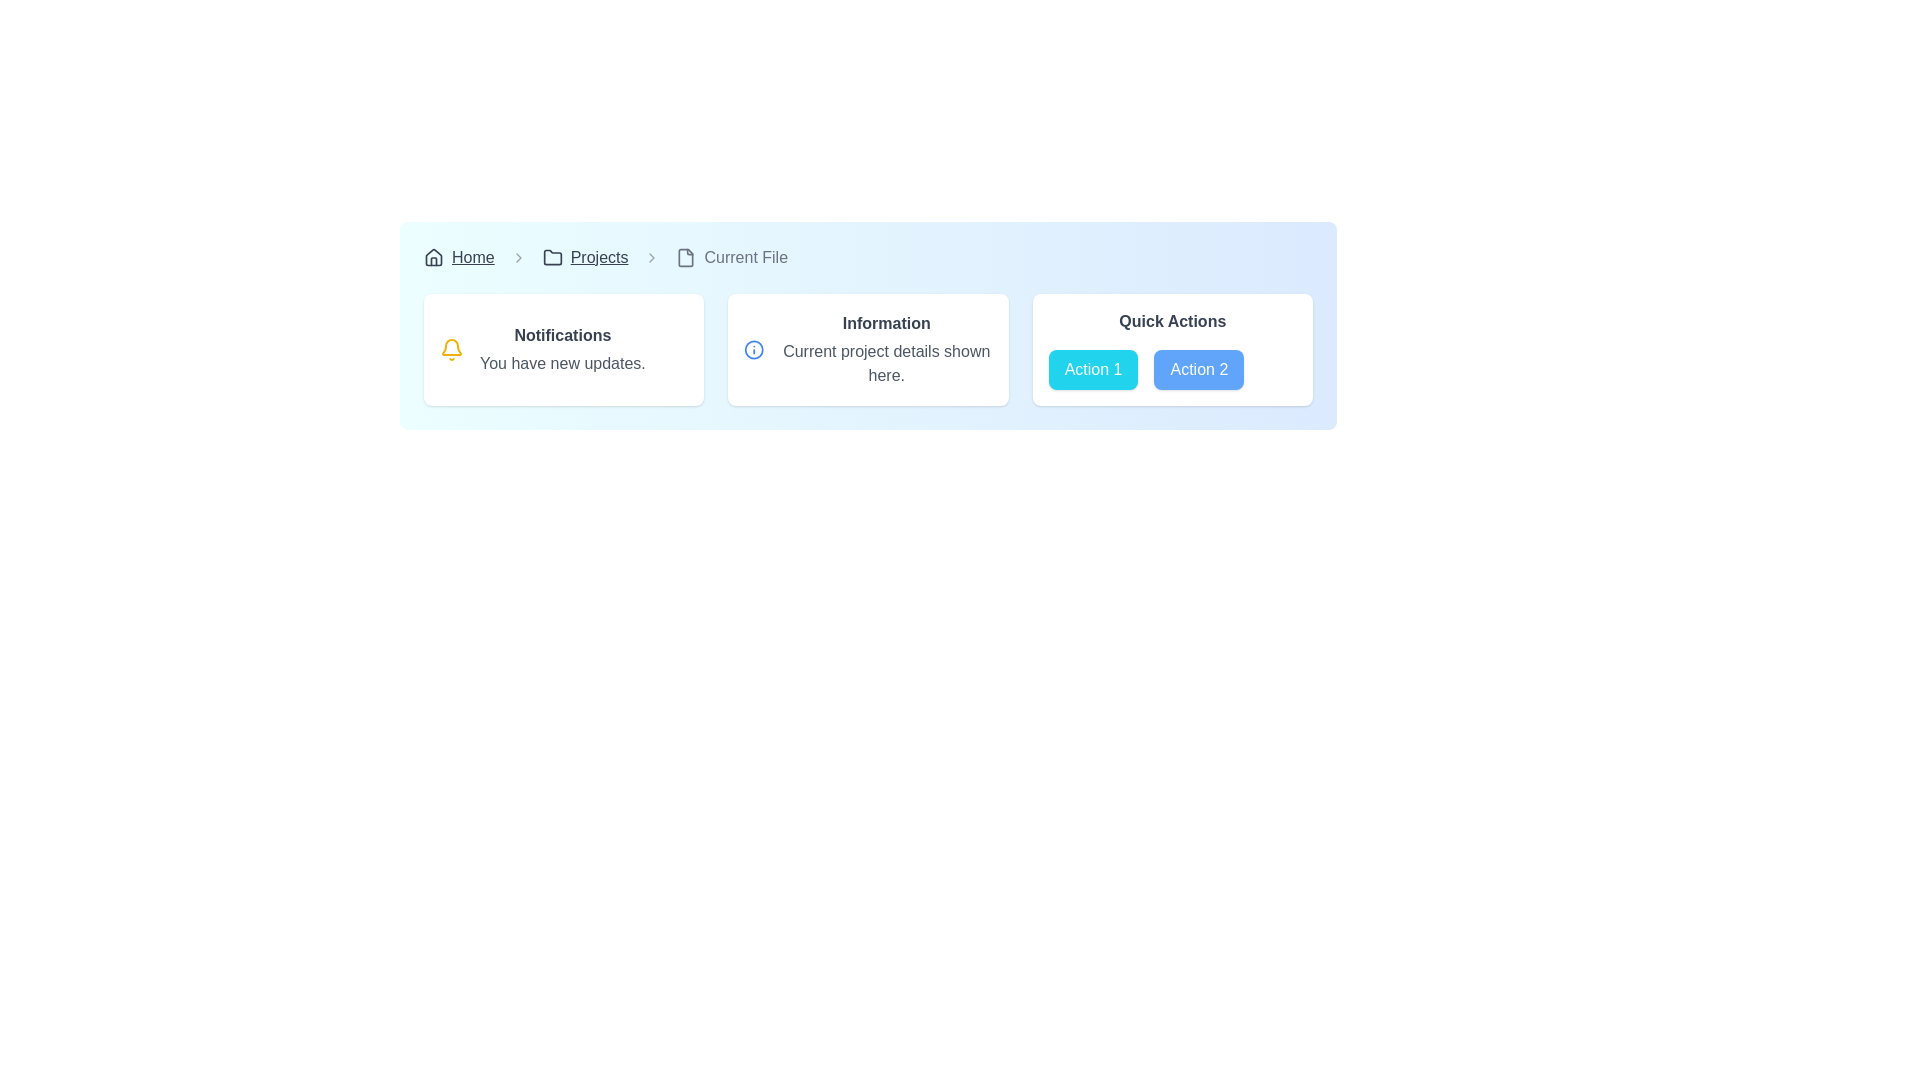 This screenshot has height=1080, width=1920. What do you see at coordinates (885, 349) in the screenshot?
I see `the text display component that provides information about the current project, located in the middle panel between 'Notifications' and 'Quick Actions'` at bounding box center [885, 349].